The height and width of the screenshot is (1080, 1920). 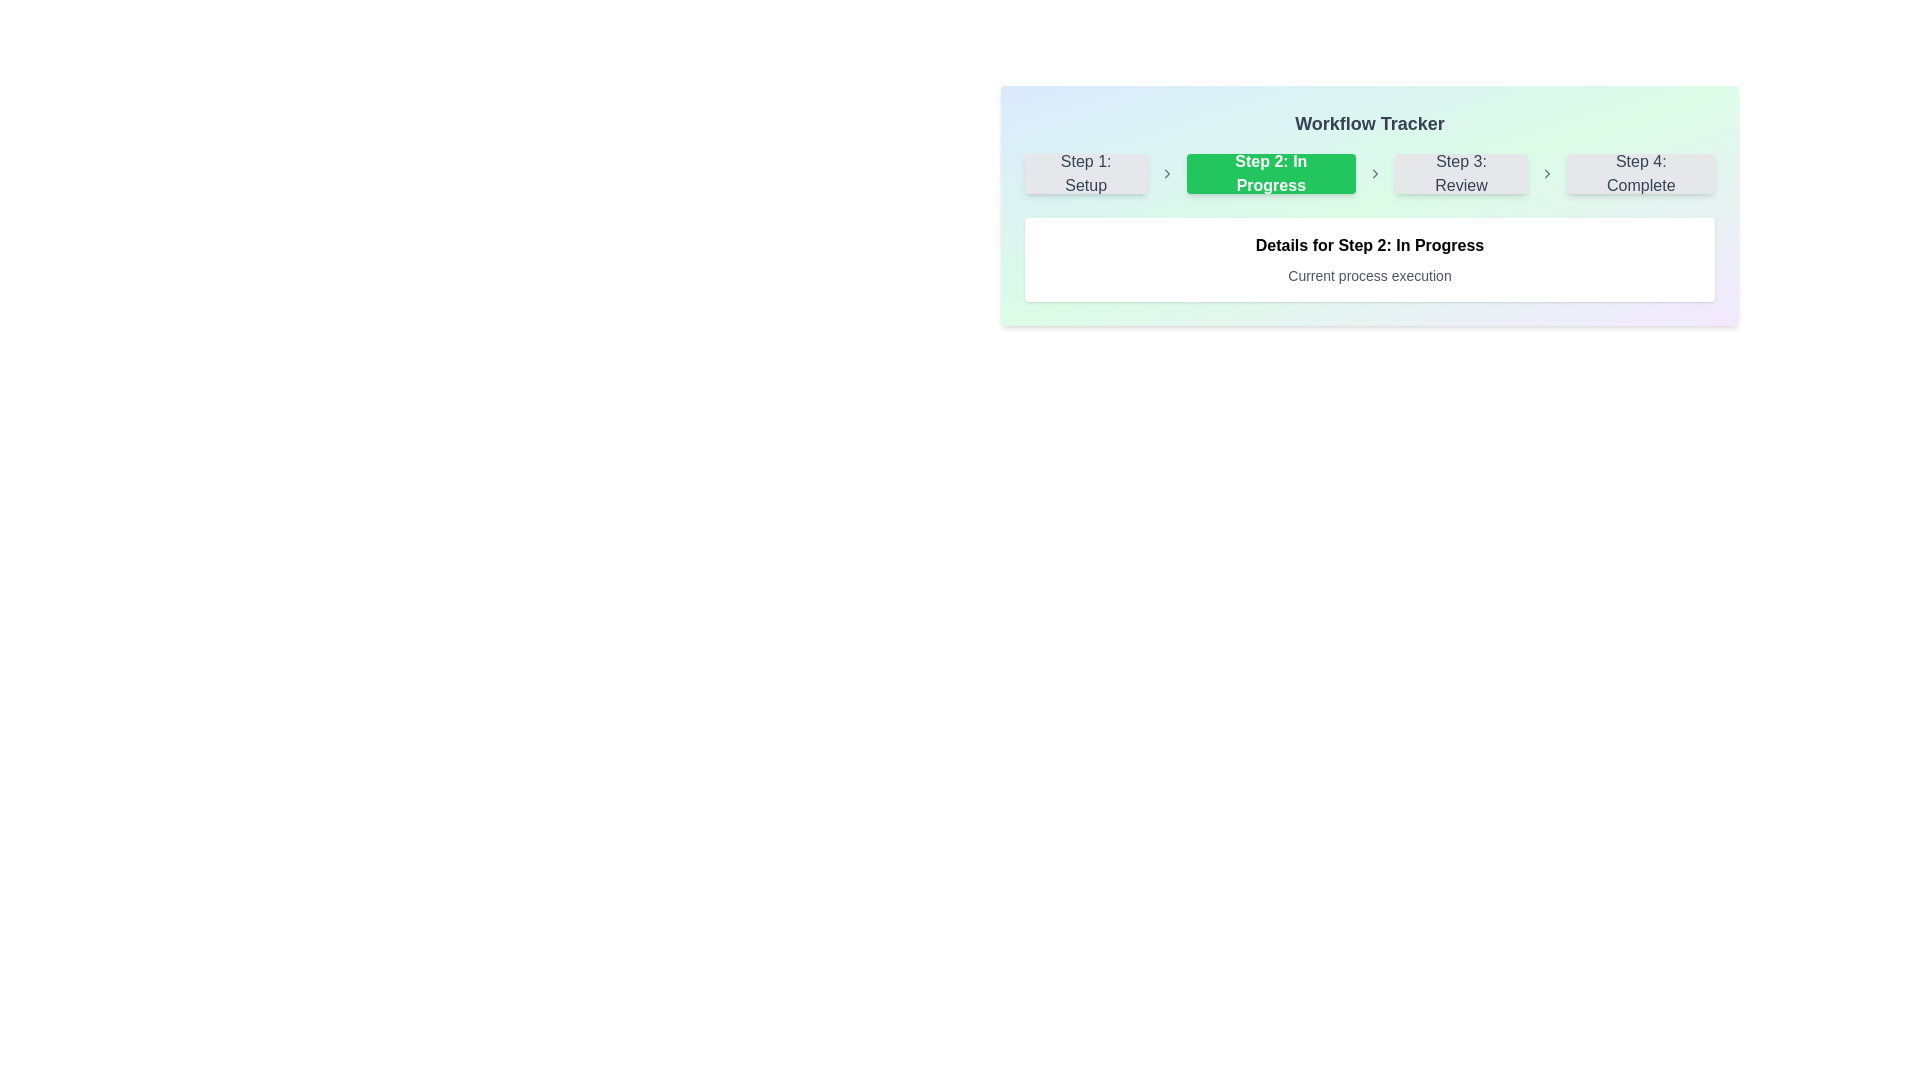 I want to click on the rightward-pointing arrow icon located between the 'Step 1: Setup' and 'Step 2: In Progress' buttons in the workflow tracker, so click(x=1167, y=172).